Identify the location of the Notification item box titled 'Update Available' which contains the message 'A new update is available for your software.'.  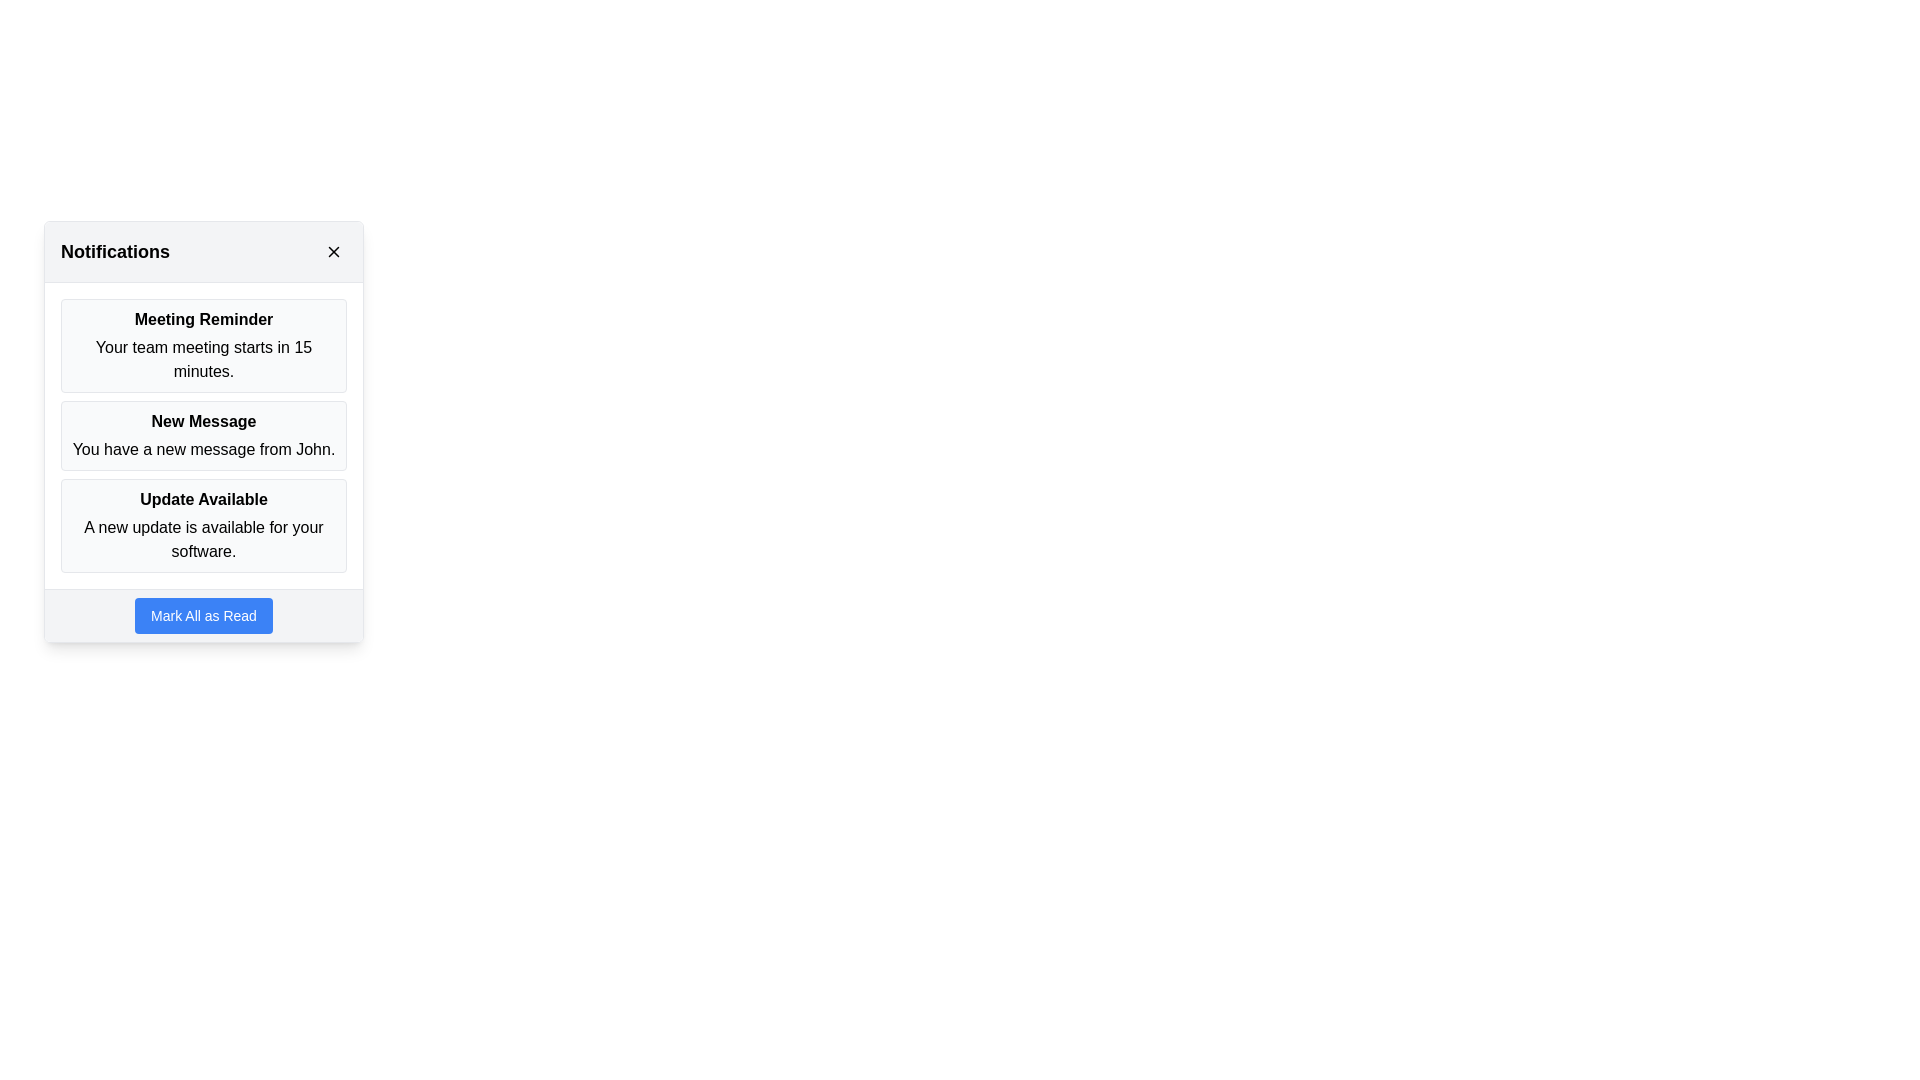
(203, 524).